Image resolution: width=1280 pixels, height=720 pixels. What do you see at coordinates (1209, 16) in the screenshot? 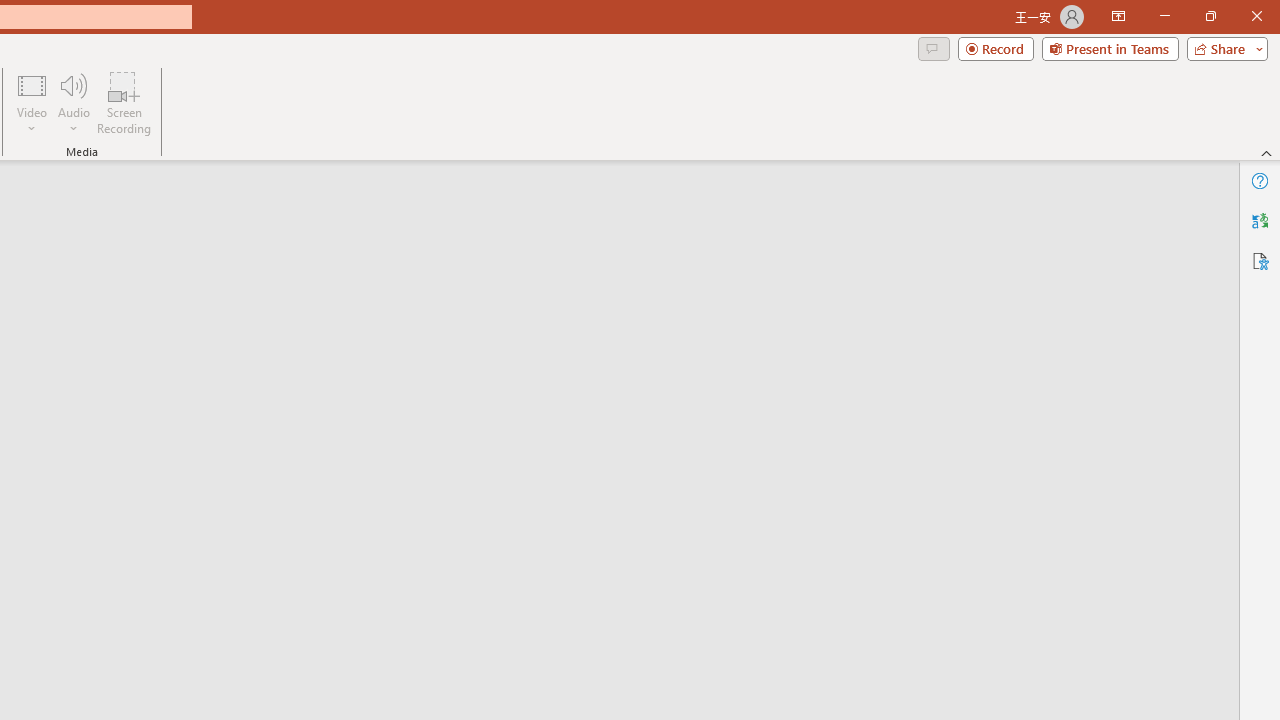
I see `'Restore Down'` at bounding box center [1209, 16].